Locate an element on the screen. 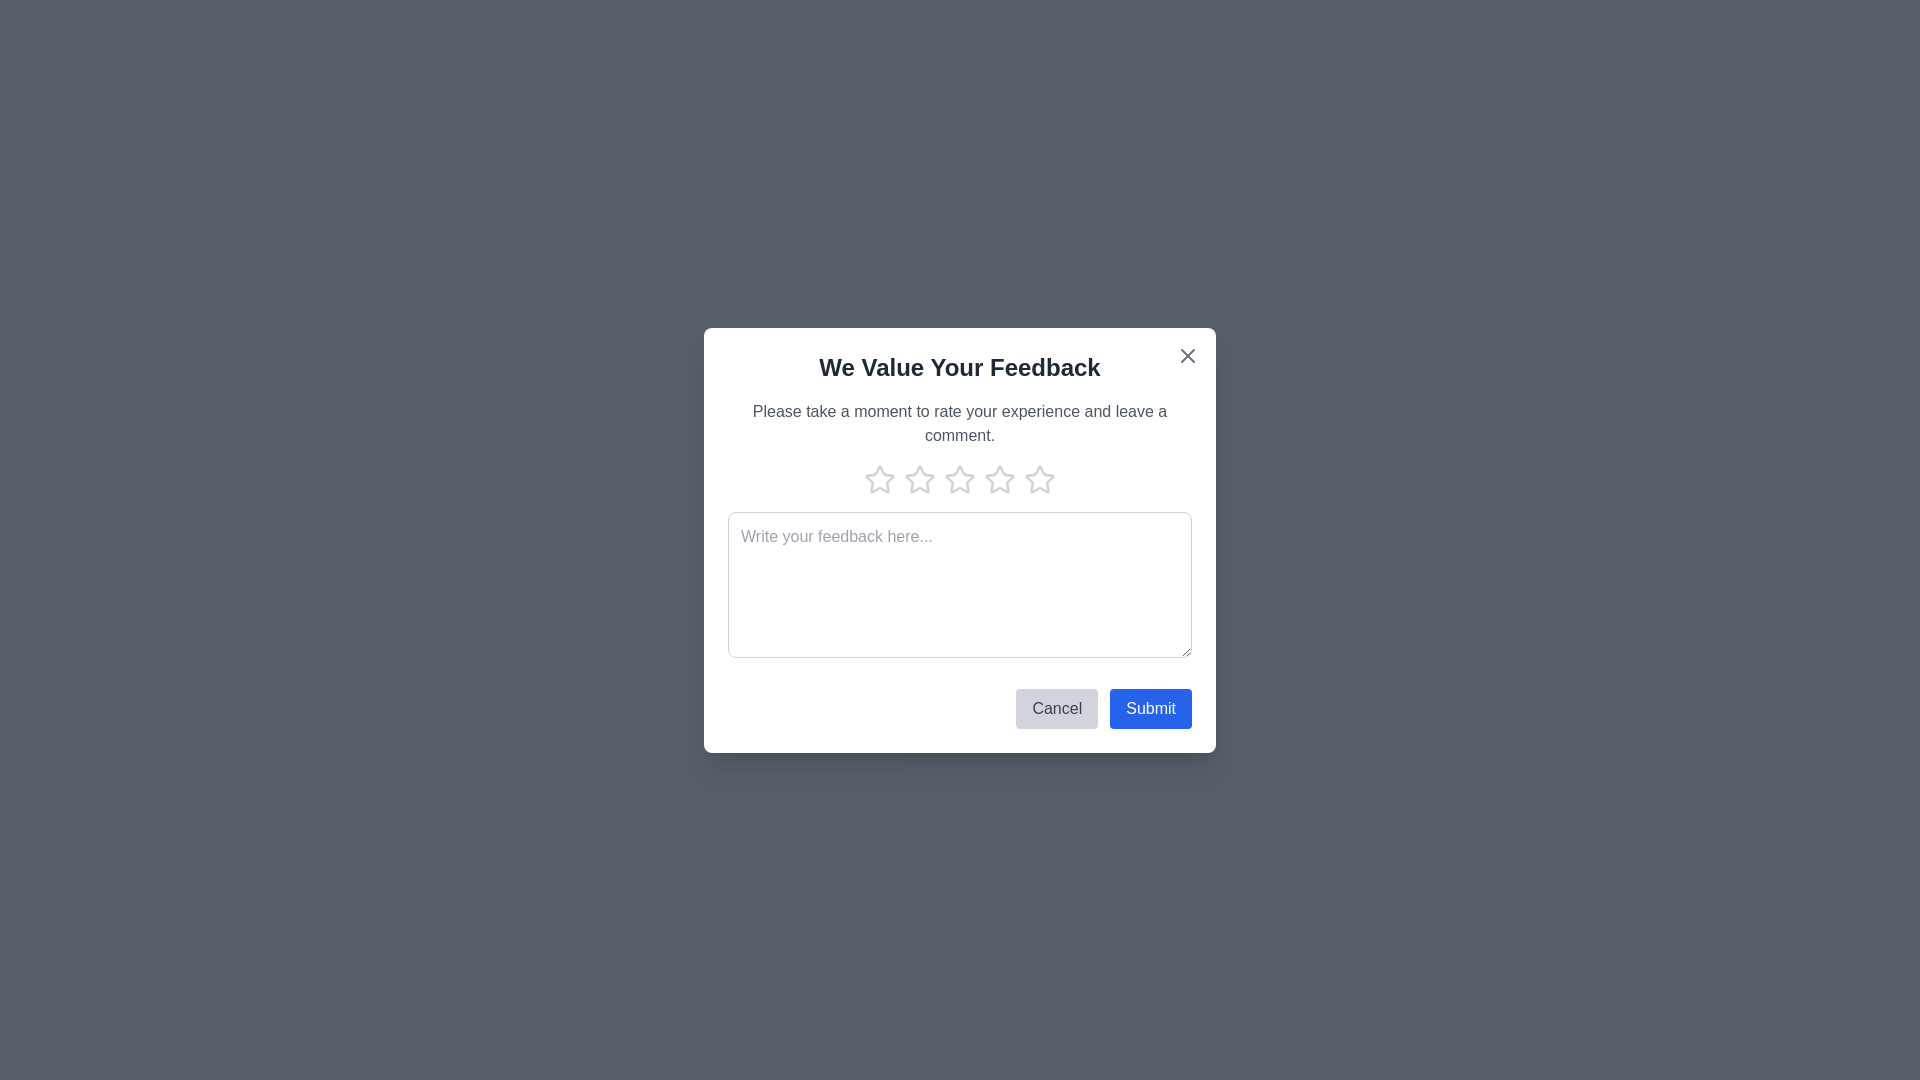 The height and width of the screenshot is (1080, 1920). the first star icon in the rating system is located at coordinates (879, 478).